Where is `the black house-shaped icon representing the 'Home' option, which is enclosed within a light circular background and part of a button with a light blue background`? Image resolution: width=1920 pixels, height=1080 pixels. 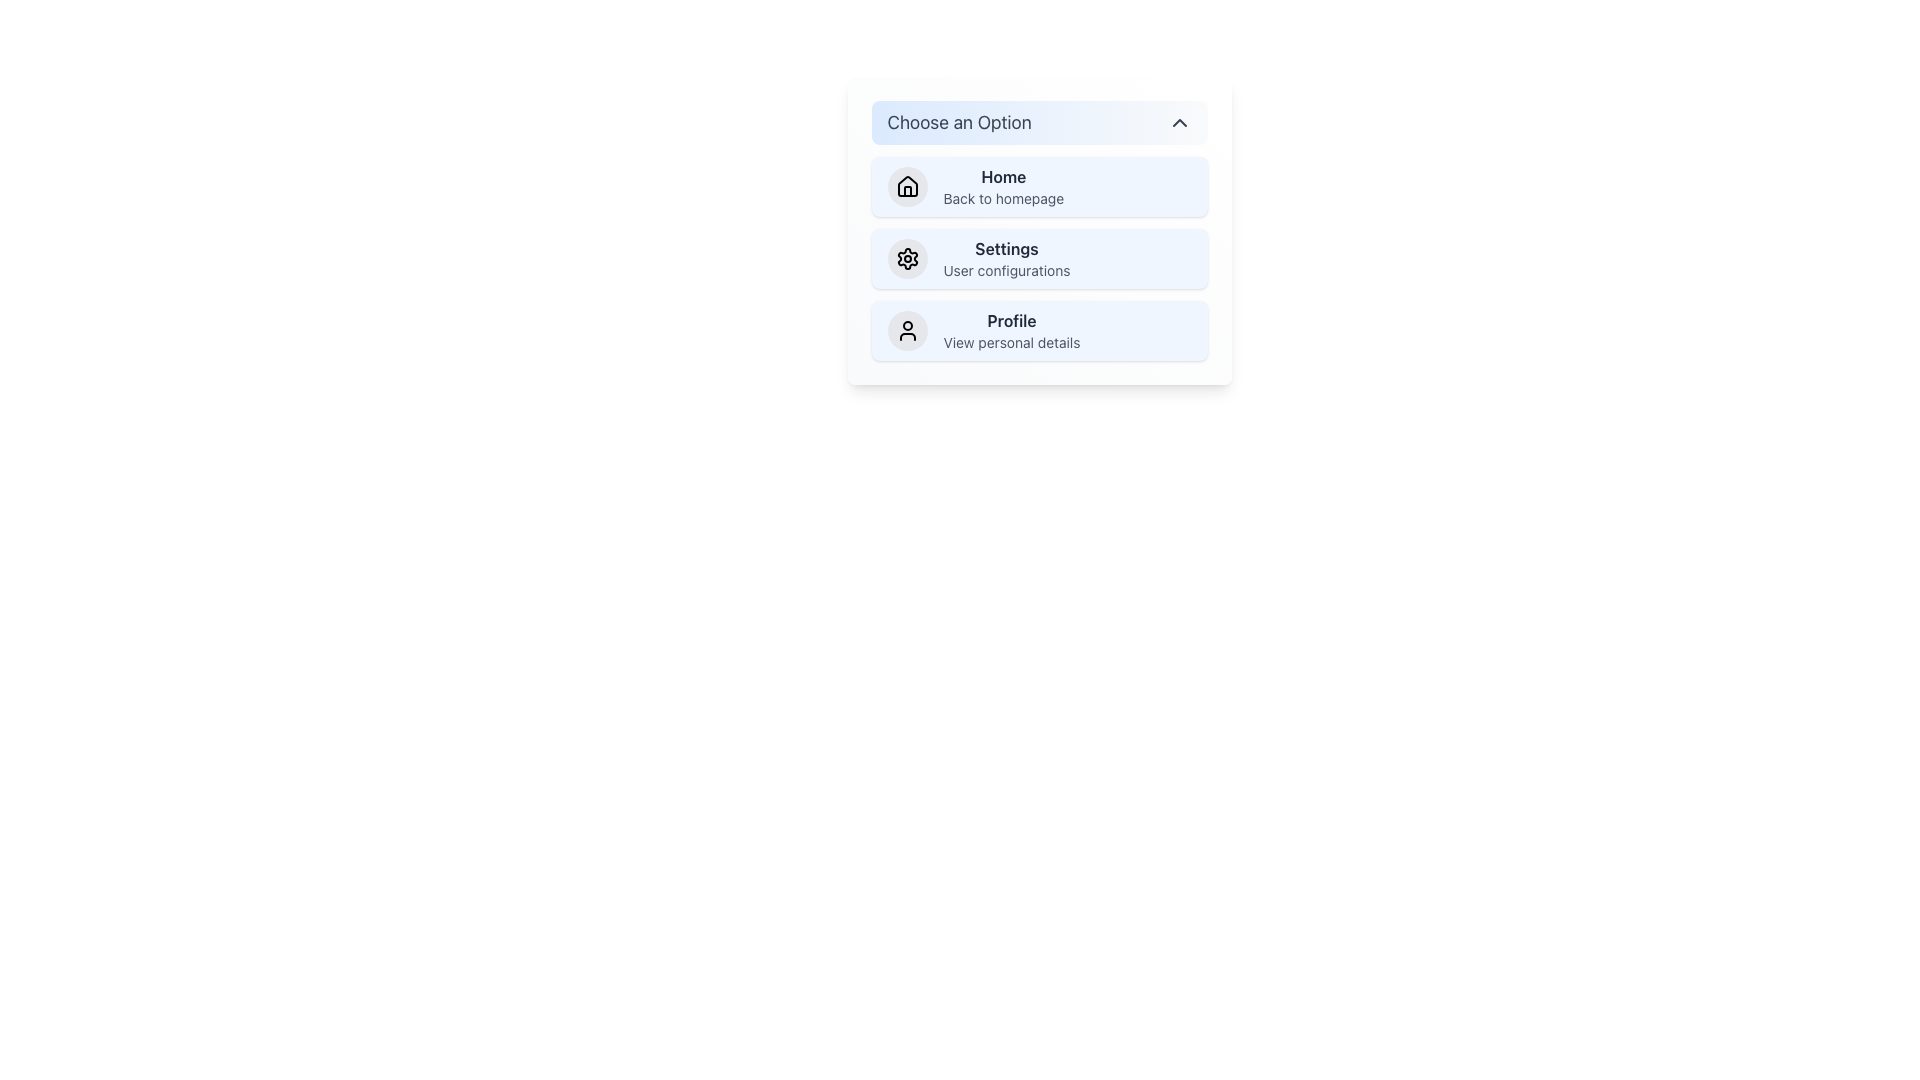
the black house-shaped icon representing the 'Home' option, which is enclosed within a light circular background and part of a button with a light blue background is located at coordinates (906, 186).